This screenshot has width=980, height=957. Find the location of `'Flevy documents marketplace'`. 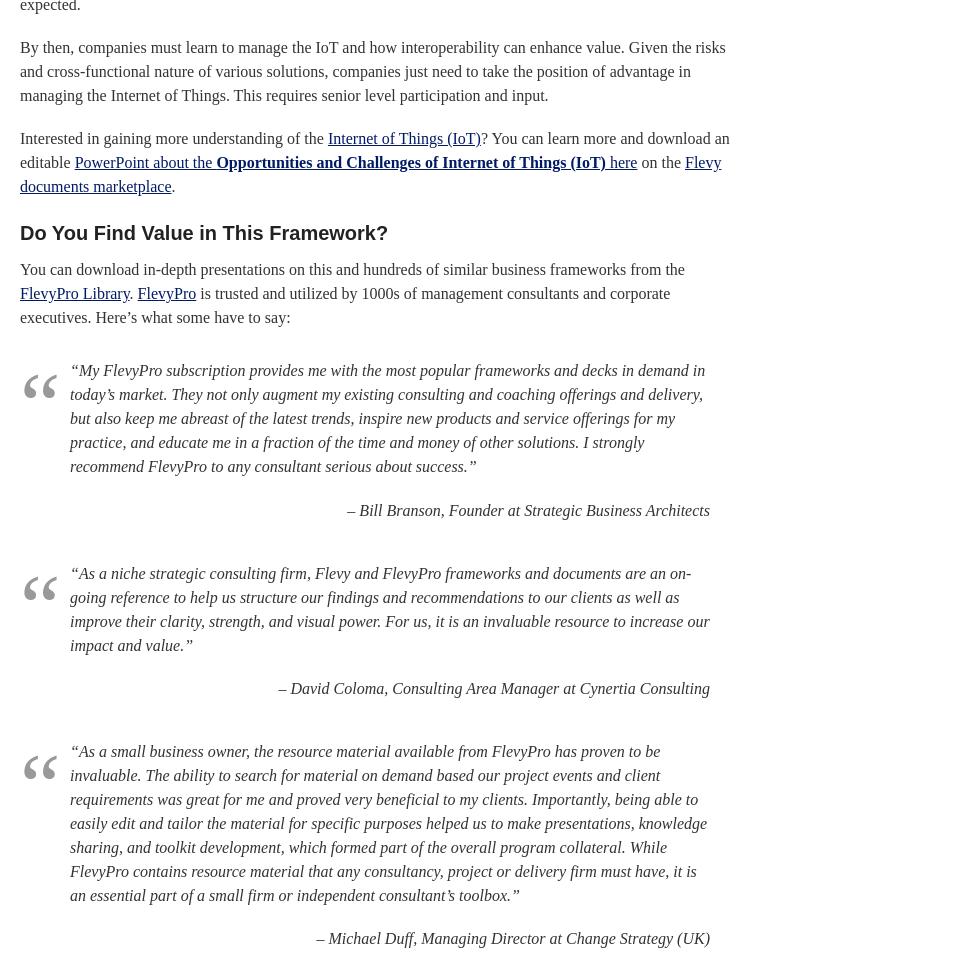

'Flevy documents marketplace' is located at coordinates (370, 174).